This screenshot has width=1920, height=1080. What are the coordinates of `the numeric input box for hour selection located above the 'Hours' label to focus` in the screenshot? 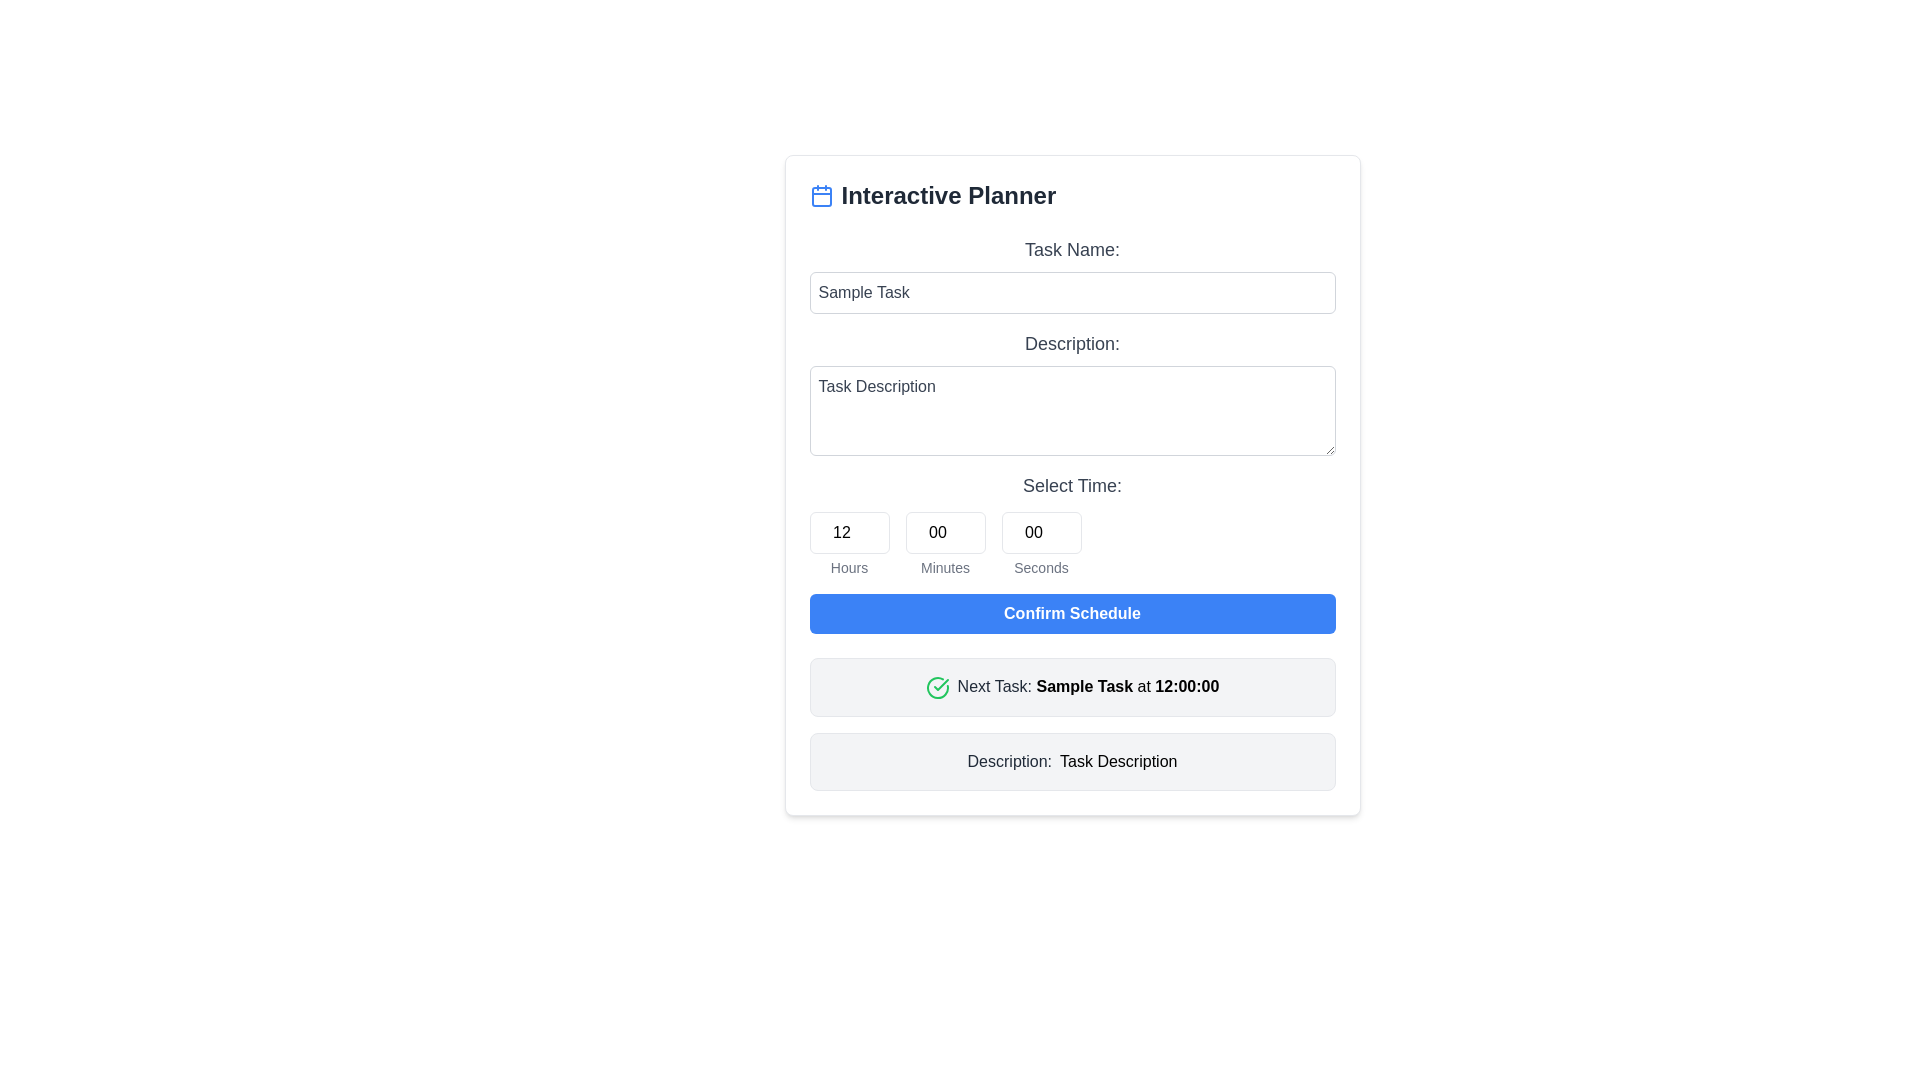 It's located at (849, 531).